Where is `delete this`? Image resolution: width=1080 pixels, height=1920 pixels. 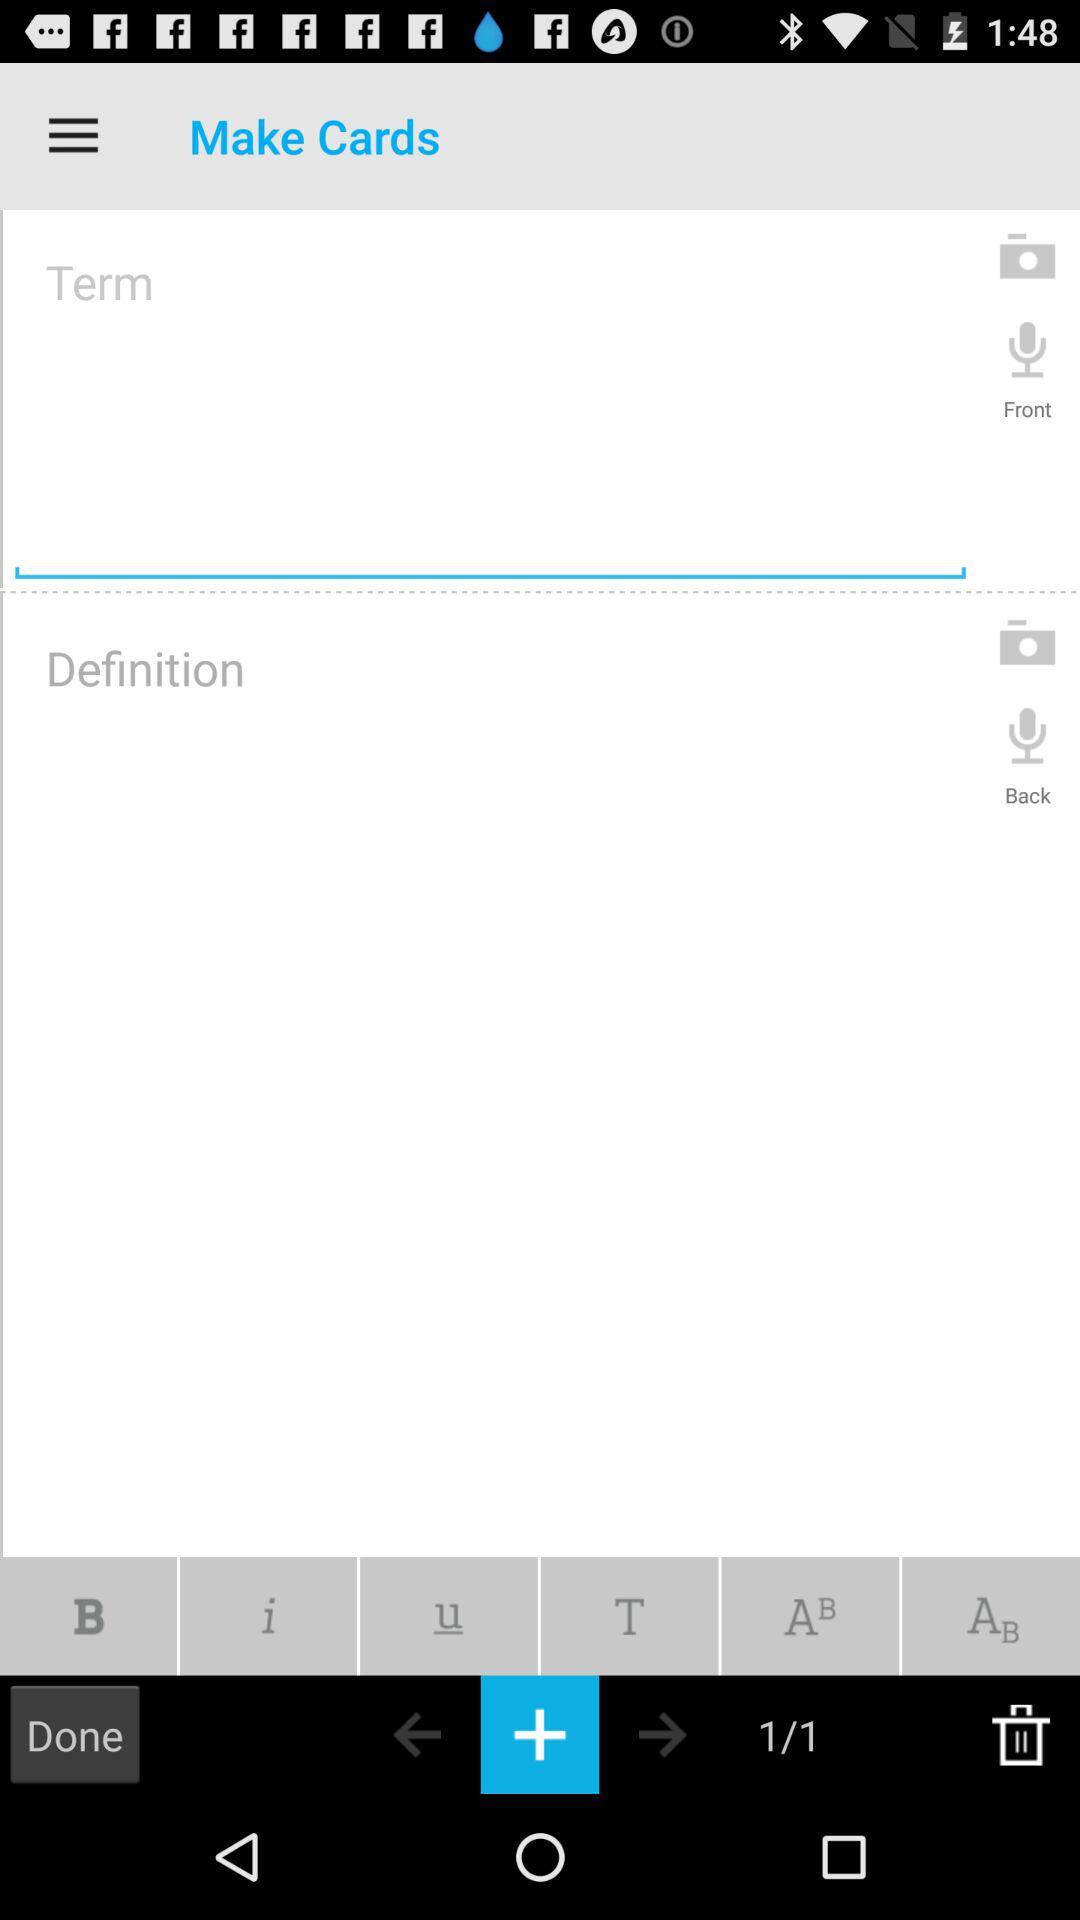
delete this is located at coordinates (1020, 1733).